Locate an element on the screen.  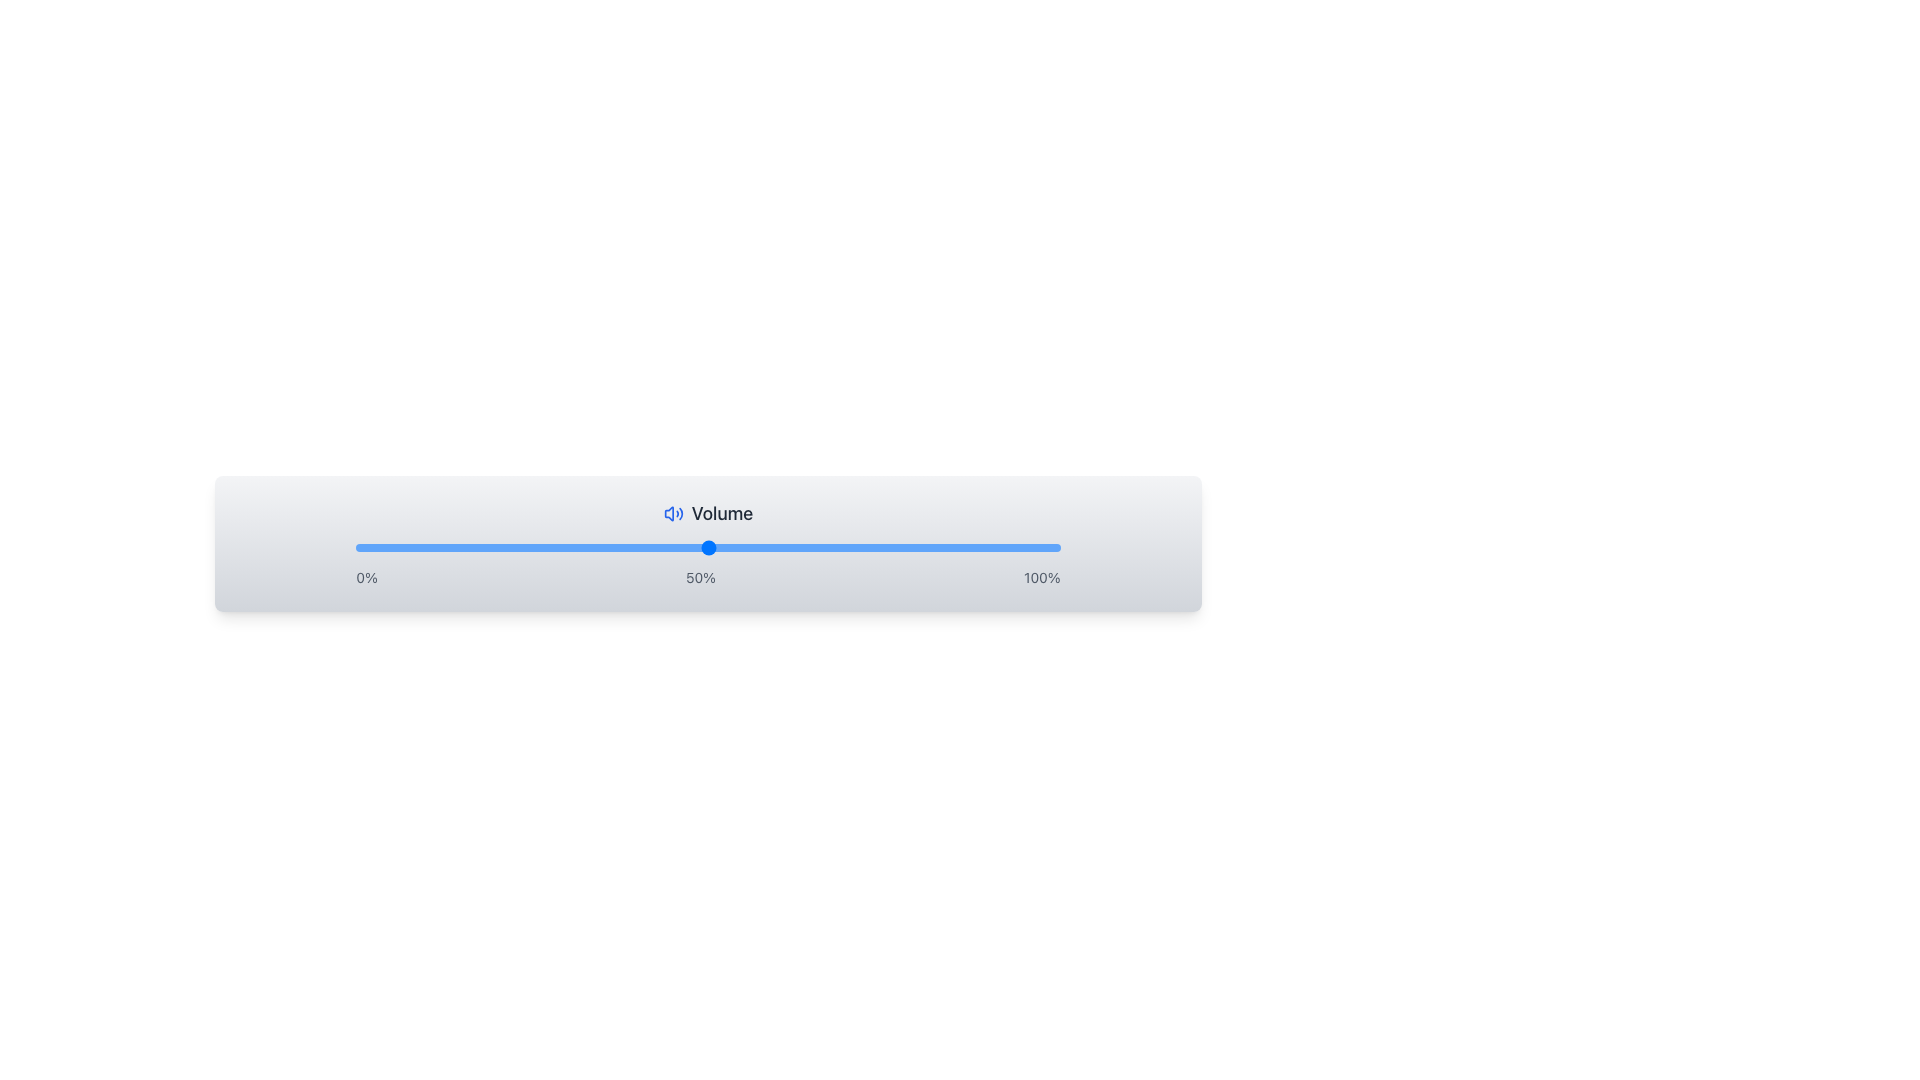
the volume is located at coordinates (932, 547).